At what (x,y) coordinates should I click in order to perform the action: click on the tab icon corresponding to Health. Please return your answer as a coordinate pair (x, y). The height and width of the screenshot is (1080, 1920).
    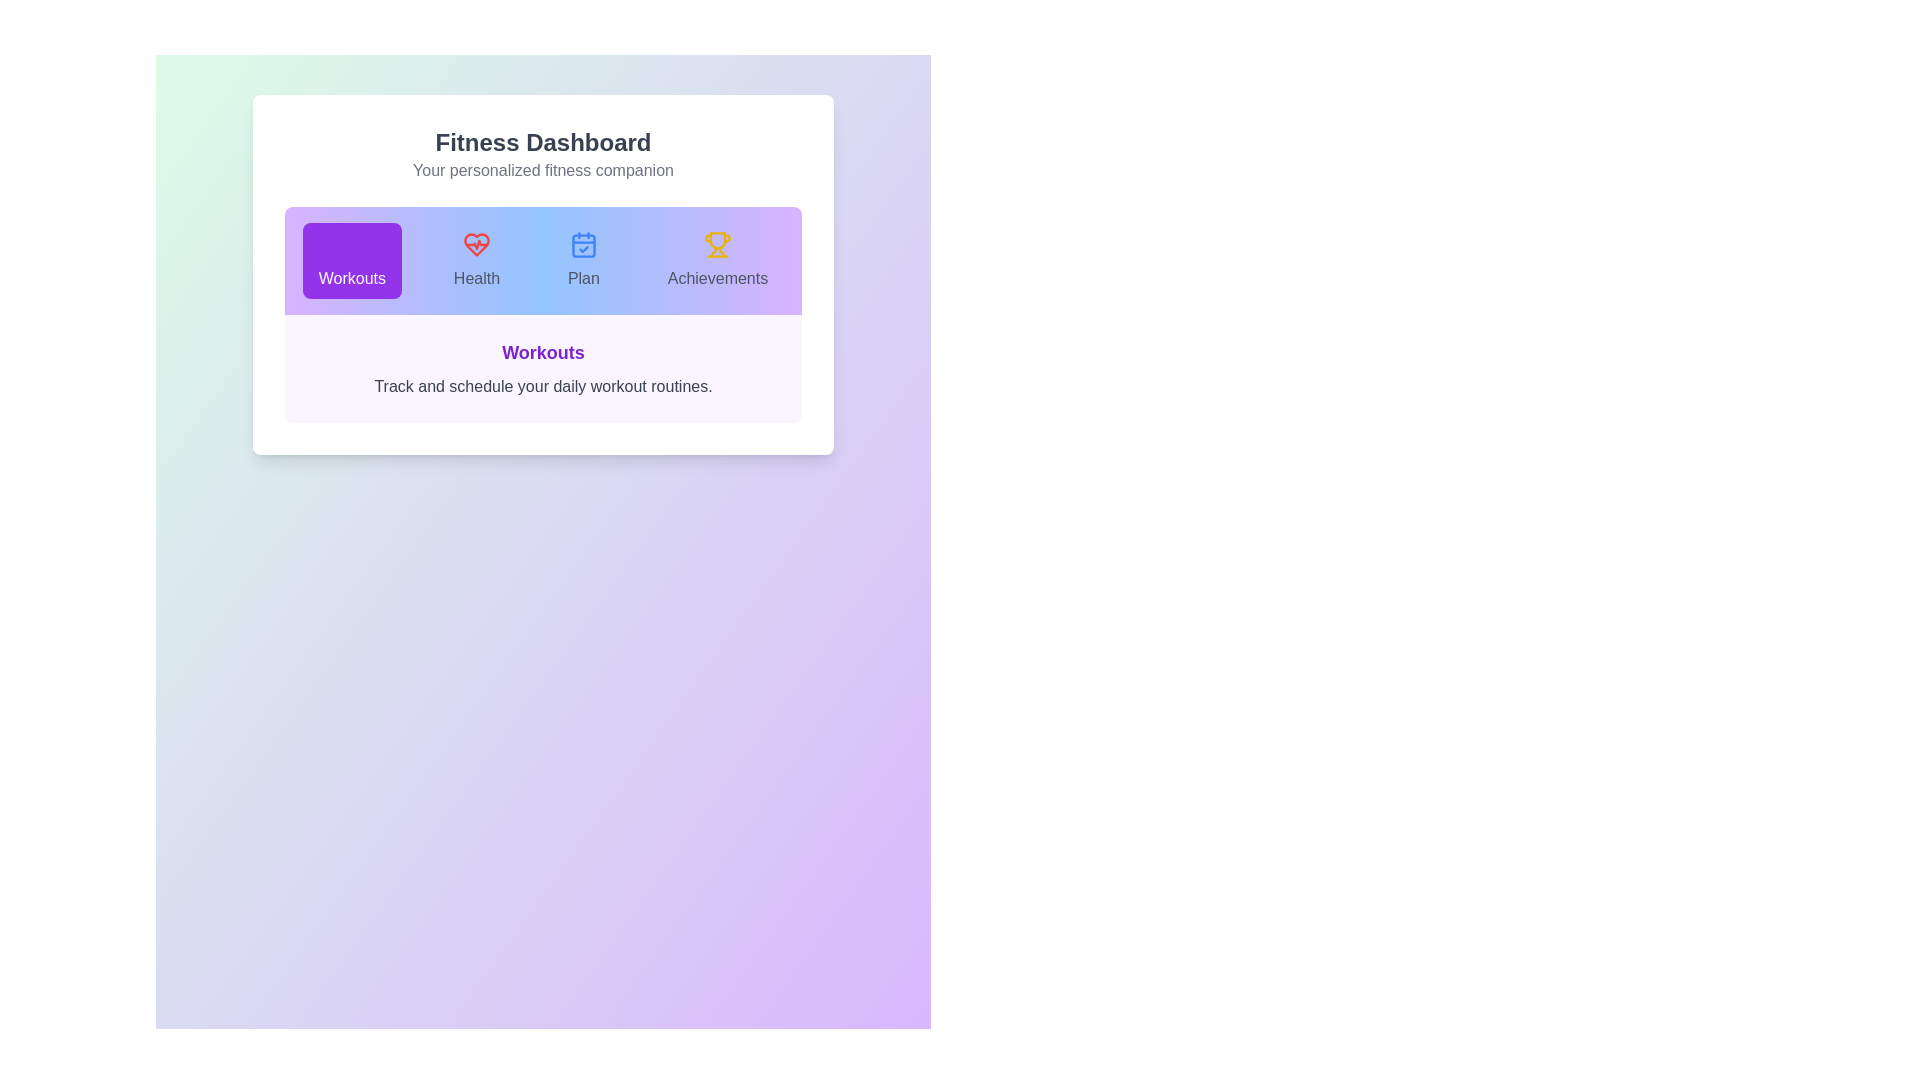
    Looking at the image, I should click on (475, 260).